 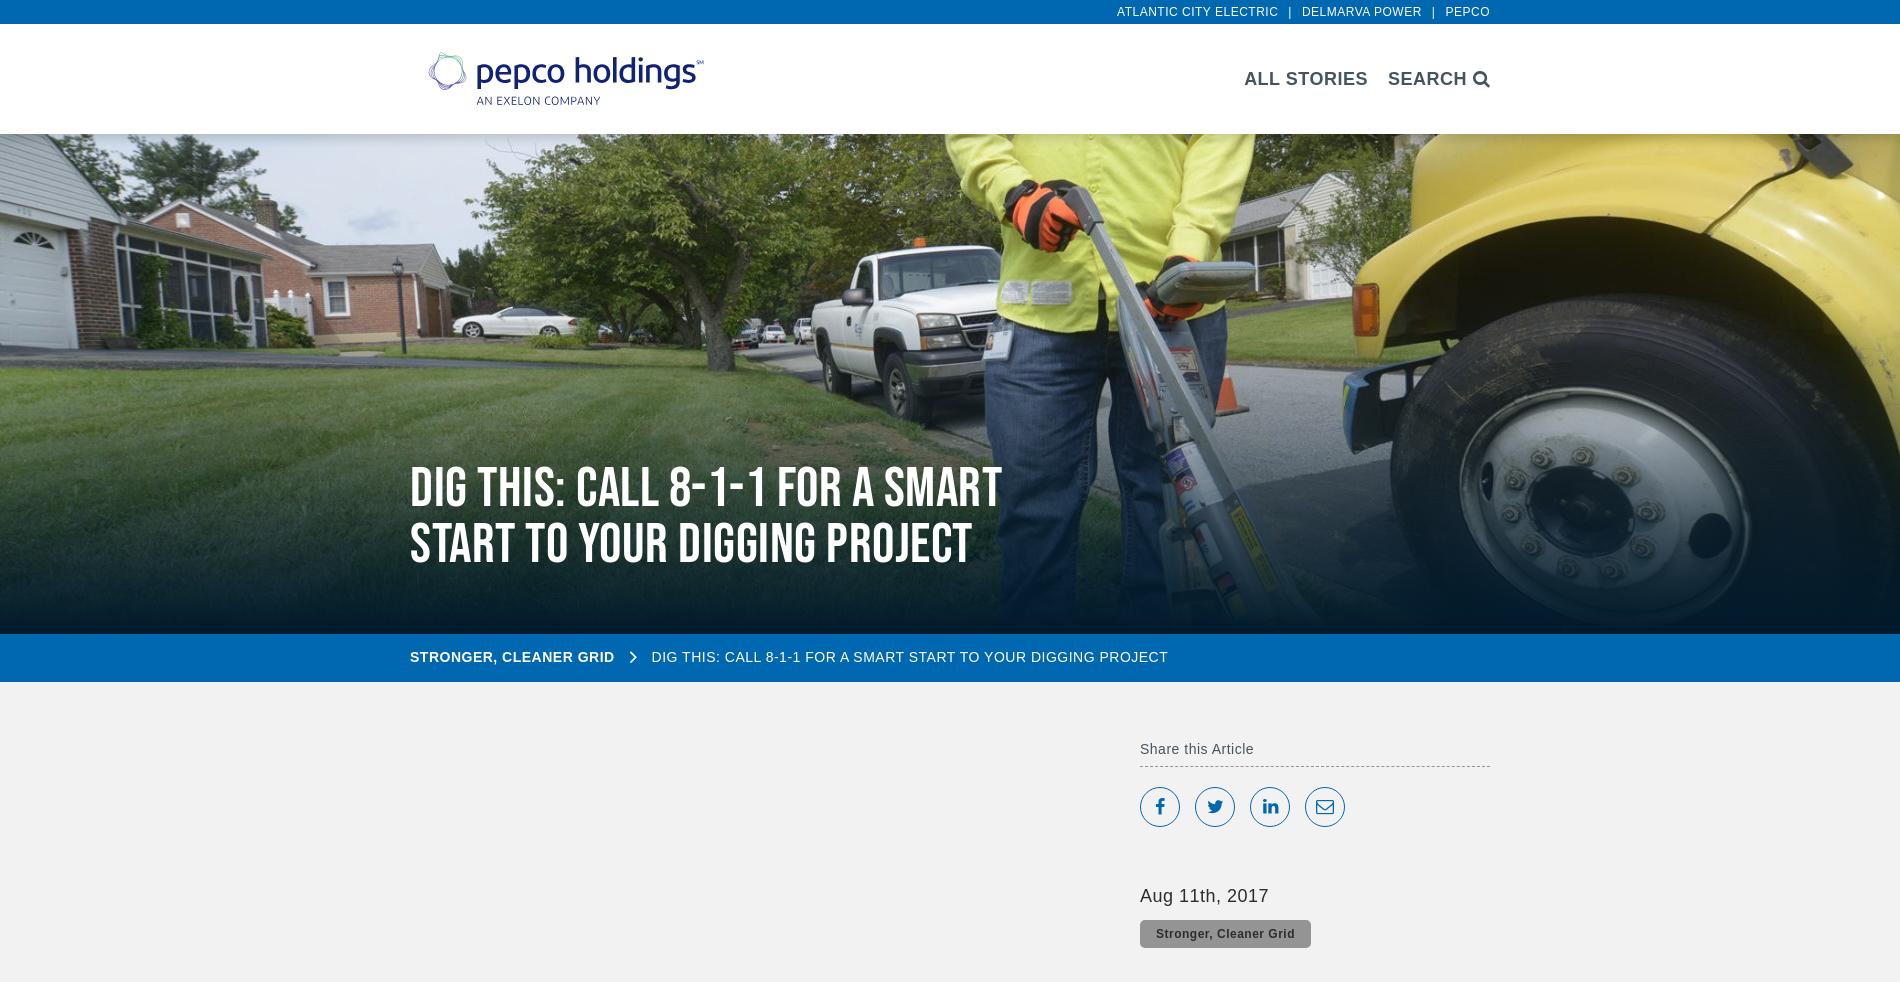 I want to click on 'Aug 11th, 2017', so click(x=1203, y=894).